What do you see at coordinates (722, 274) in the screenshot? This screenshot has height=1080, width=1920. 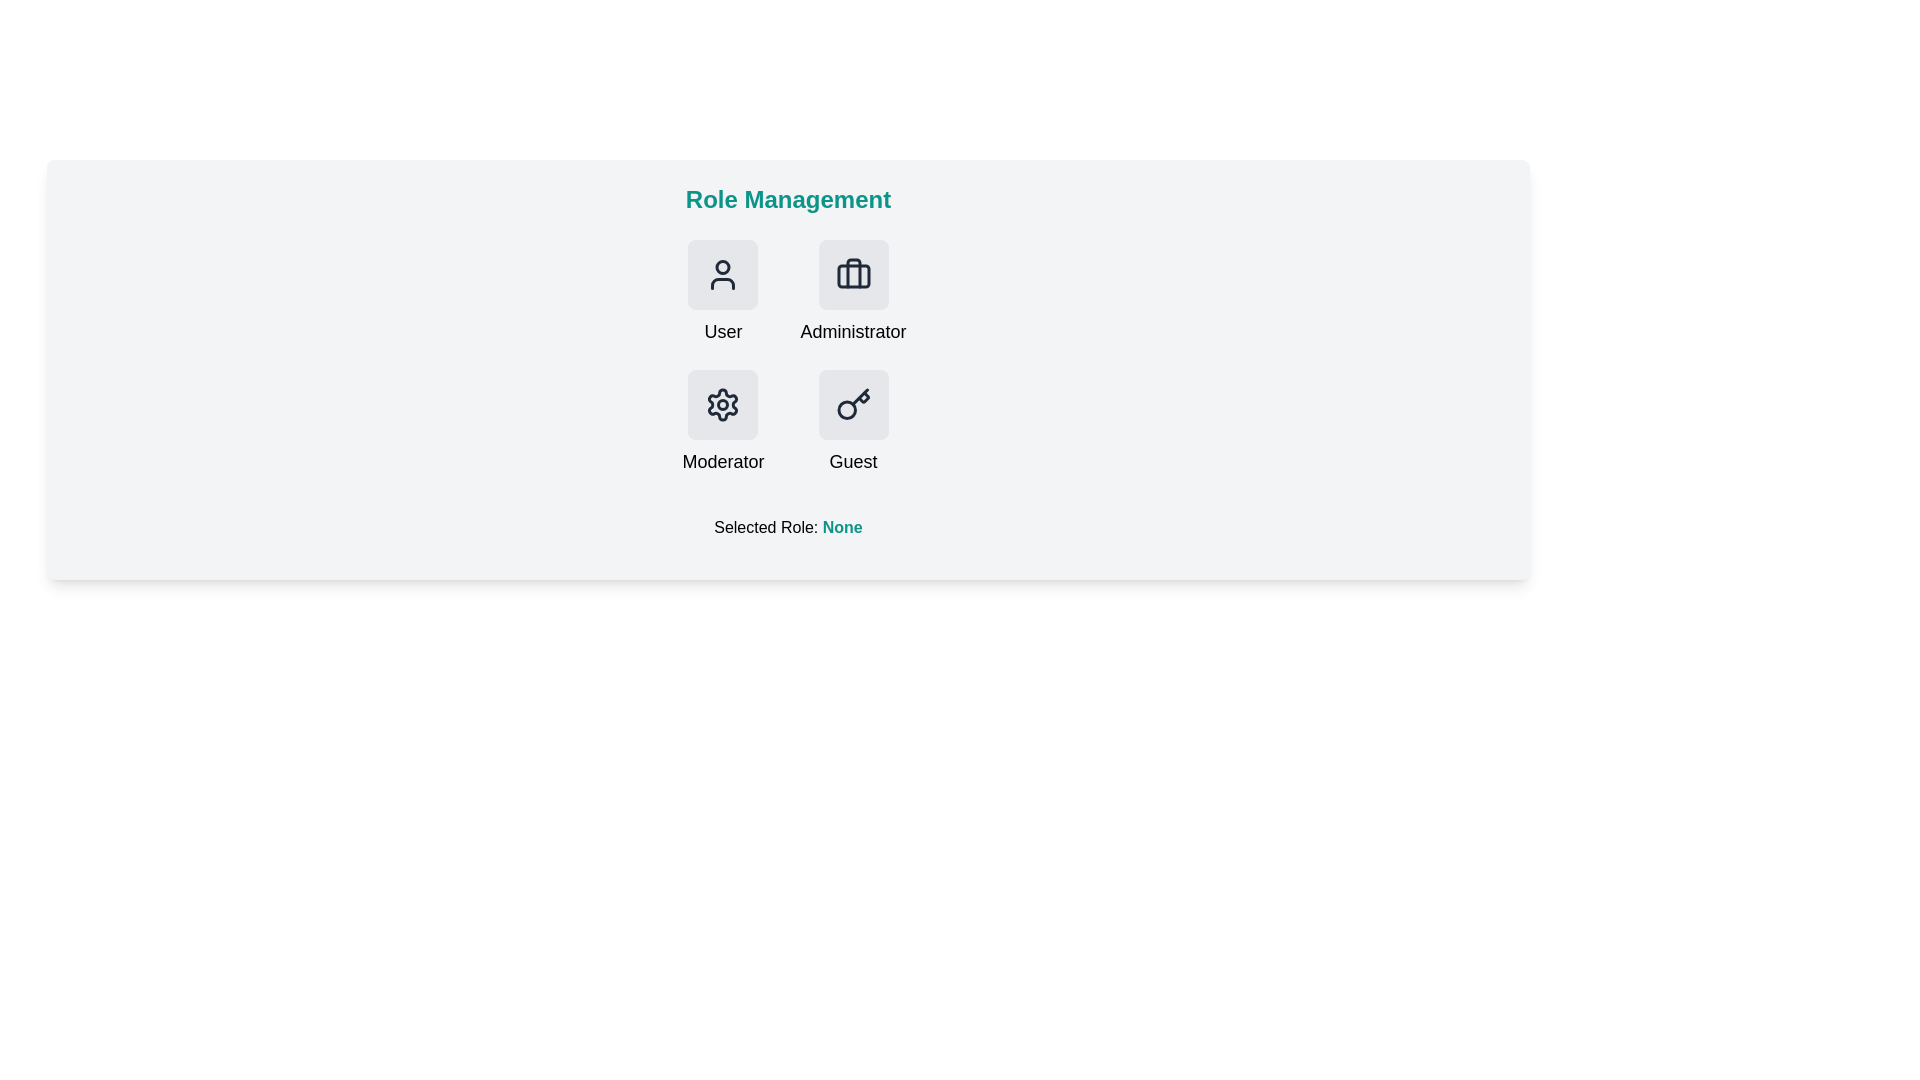 I see `the button in the 'Role Management' section` at bounding box center [722, 274].